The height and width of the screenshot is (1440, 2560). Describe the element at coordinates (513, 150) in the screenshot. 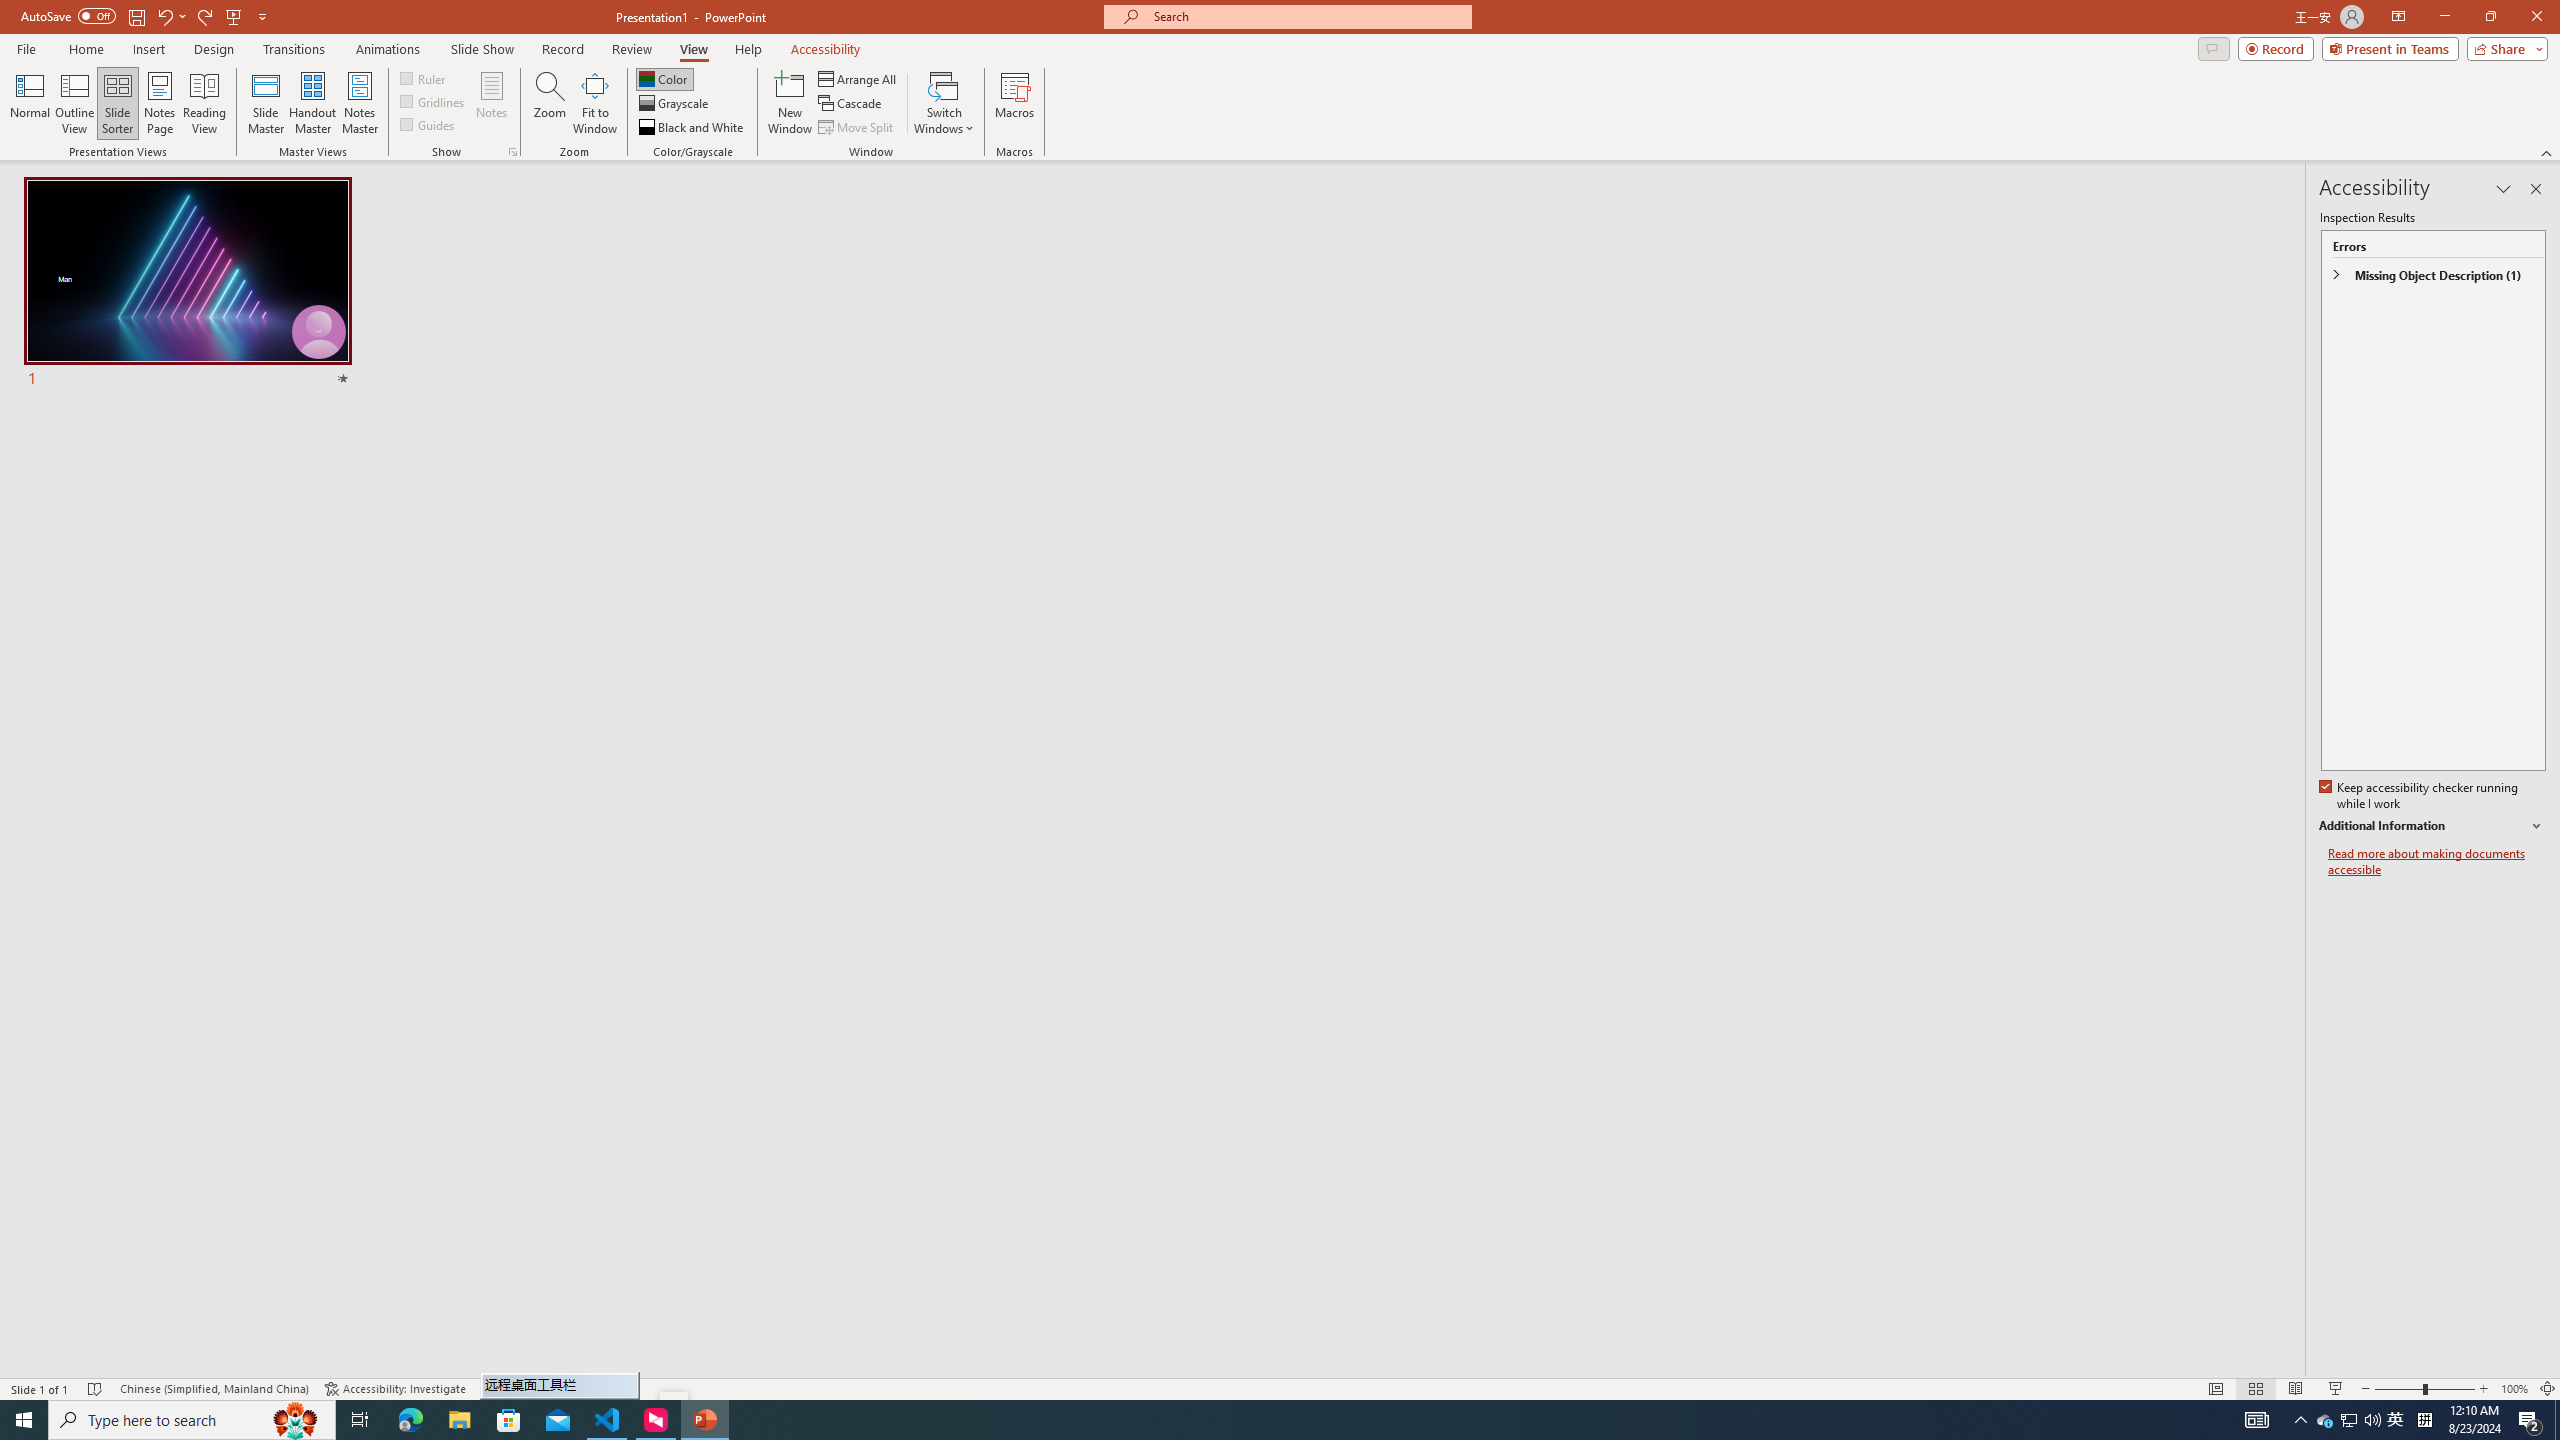

I see `'Grid Settings...'` at that location.